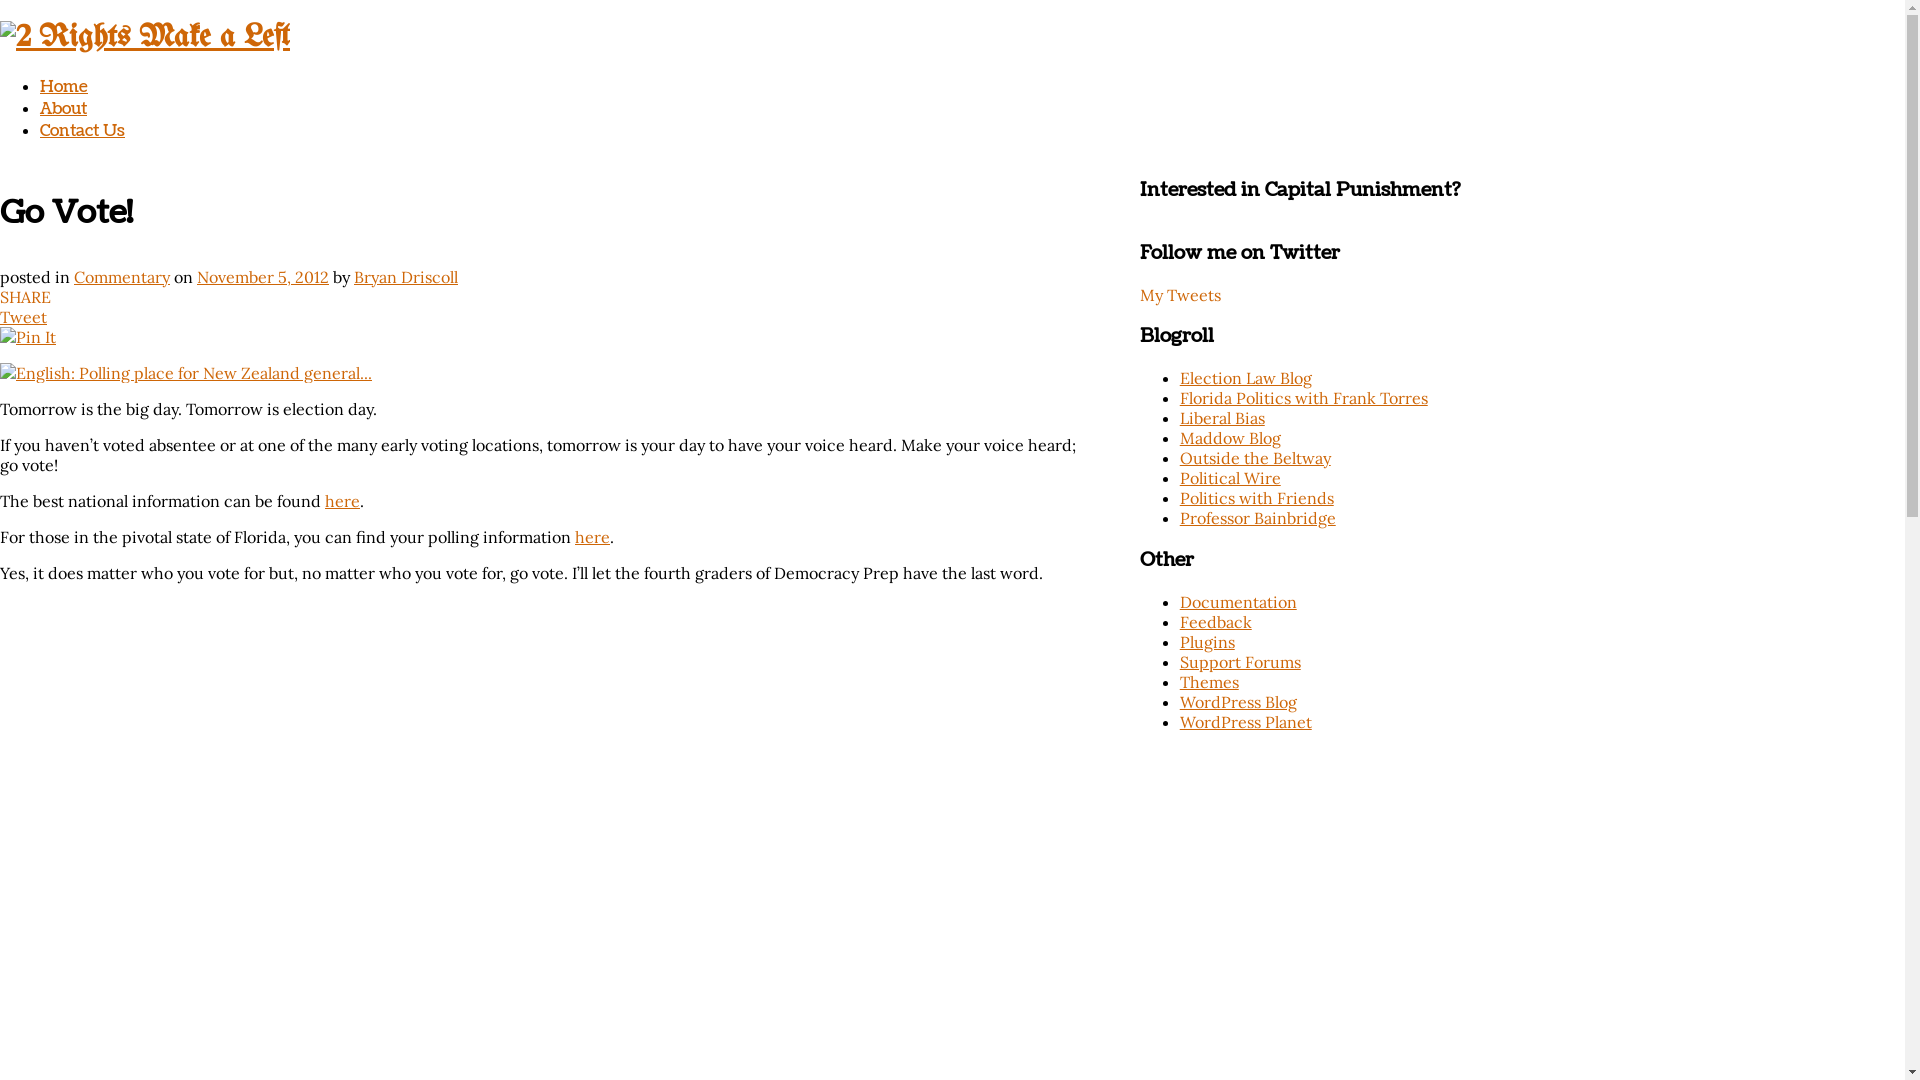 The image size is (1920, 1080). Describe the element at coordinates (1180, 437) in the screenshot. I see `'Maddow Blog'` at that location.